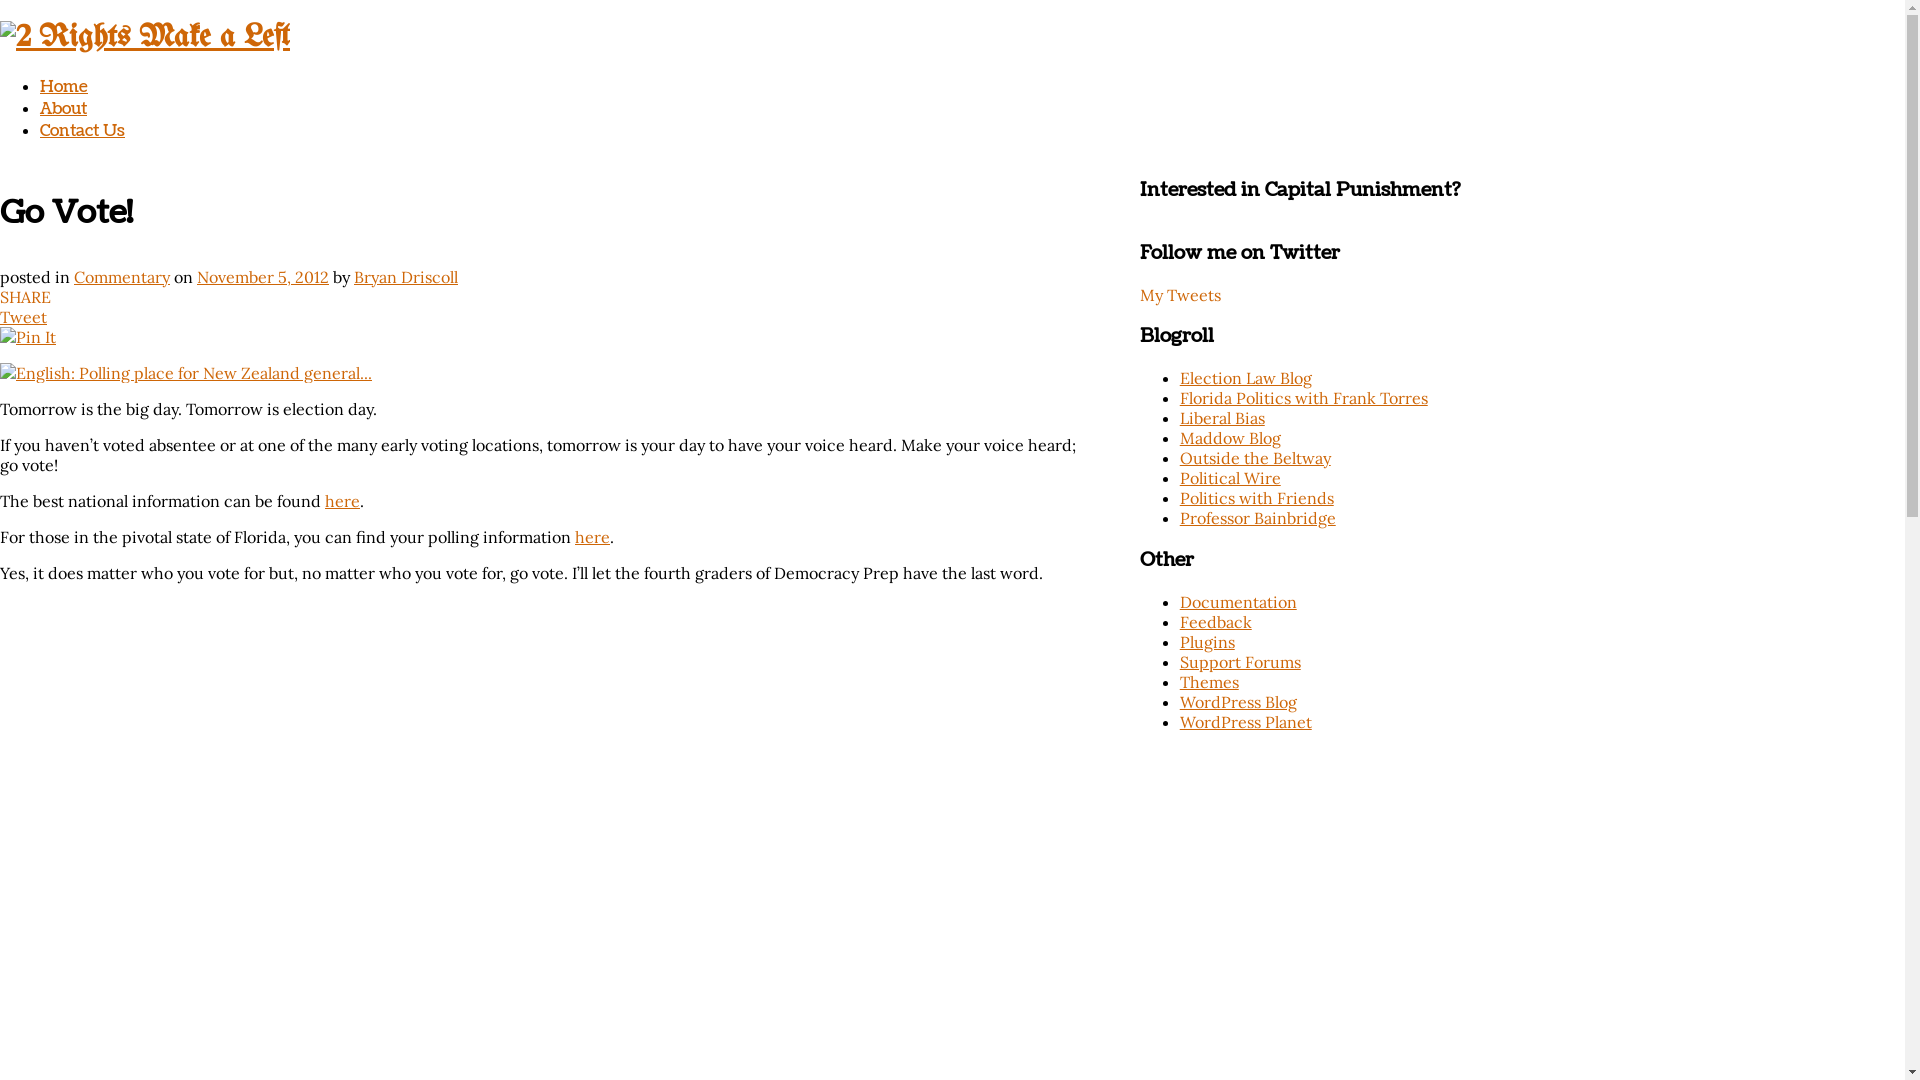 The image size is (1920, 1080). Describe the element at coordinates (1180, 437) in the screenshot. I see `'Maddow Blog'` at that location.